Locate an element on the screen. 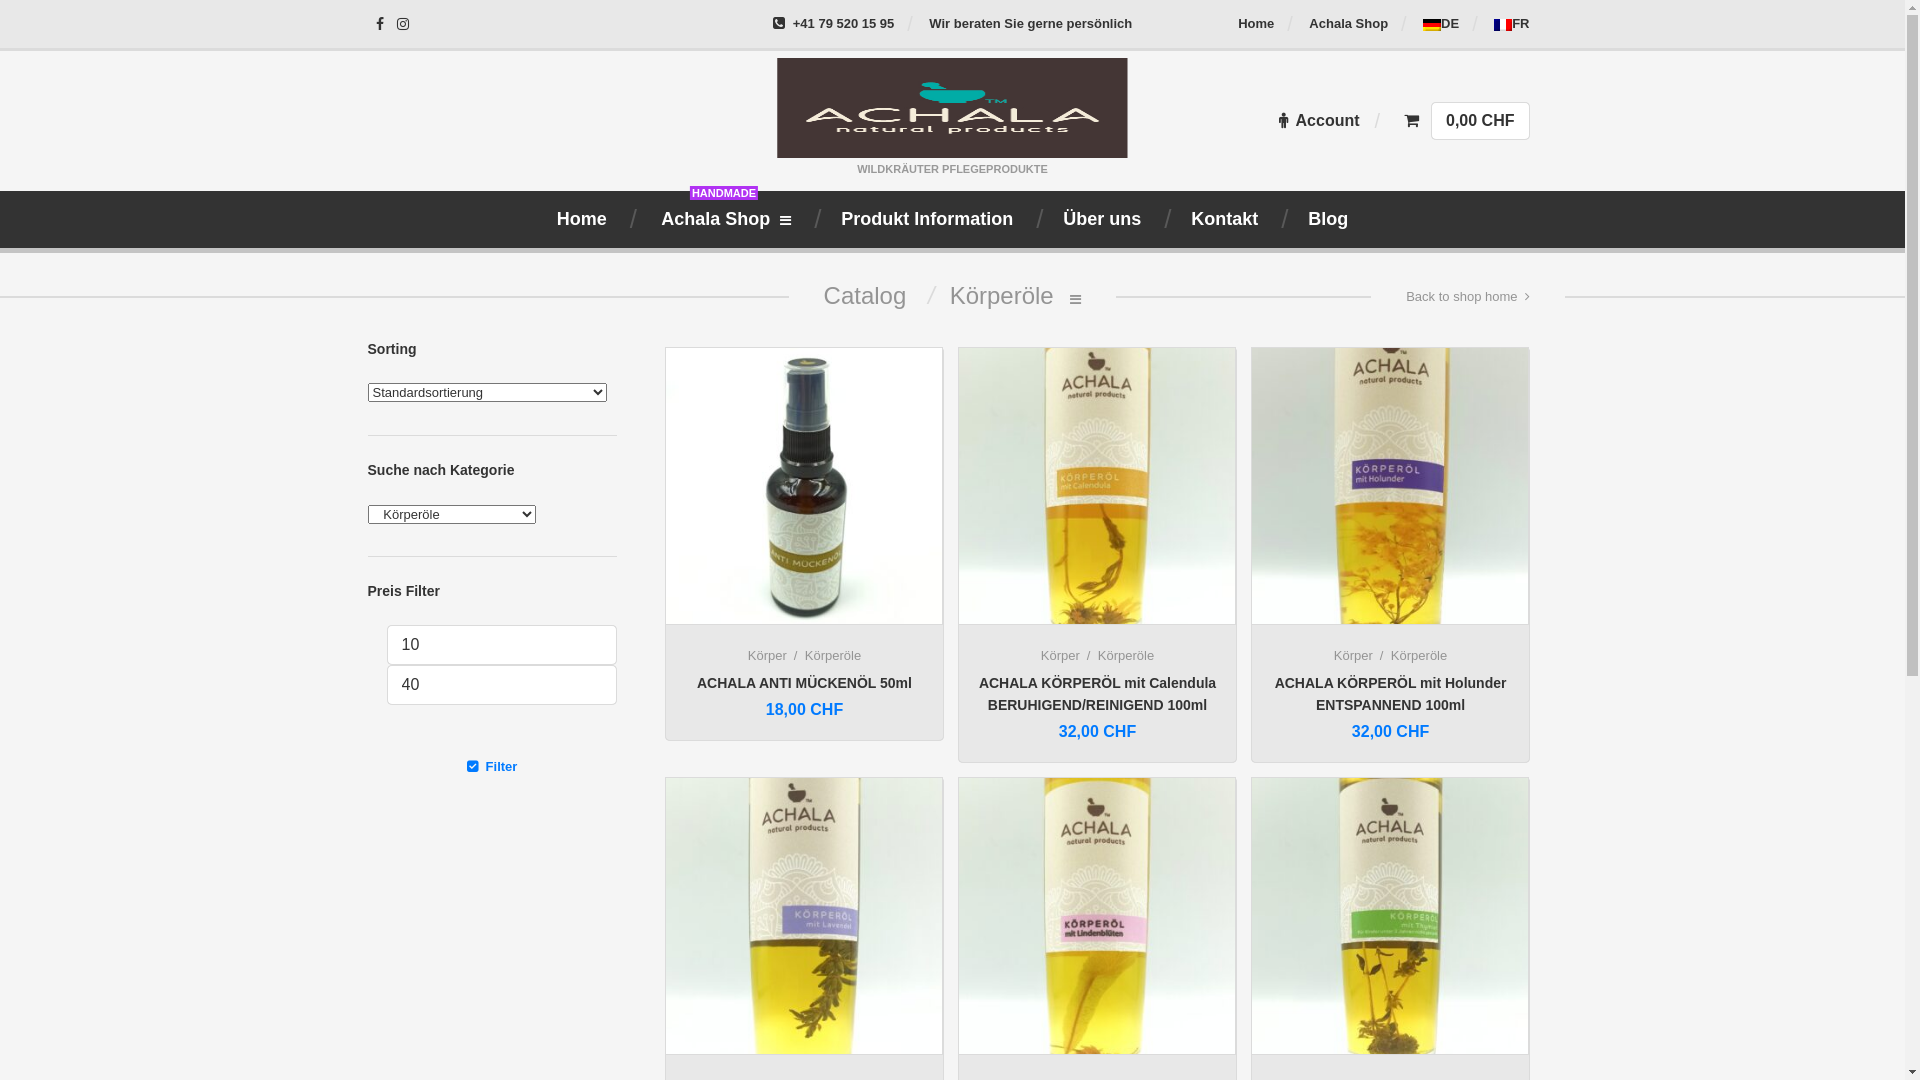 The width and height of the screenshot is (1920, 1080). 'Back to shop home' is located at coordinates (1467, 297).